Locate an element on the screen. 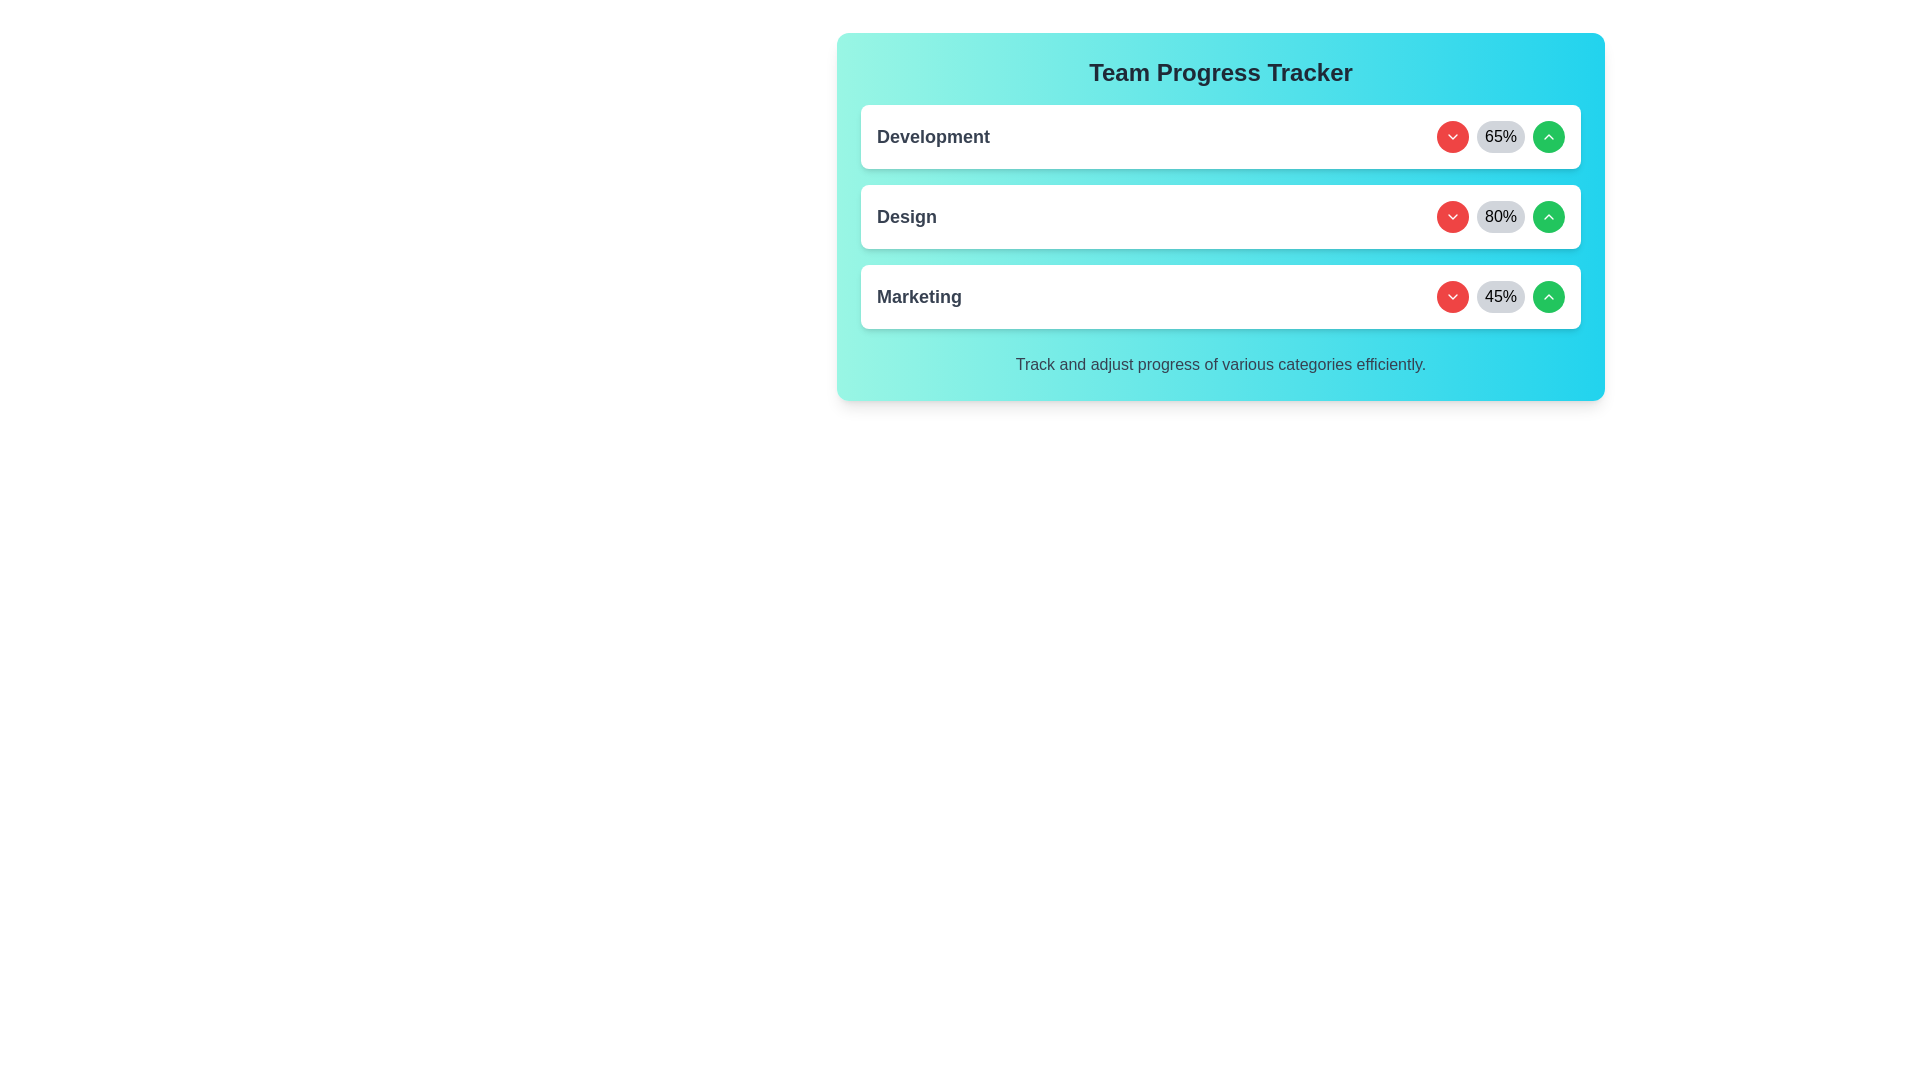  the red circular button with a white downward chevron icon is located at coordinates (1453, 216).